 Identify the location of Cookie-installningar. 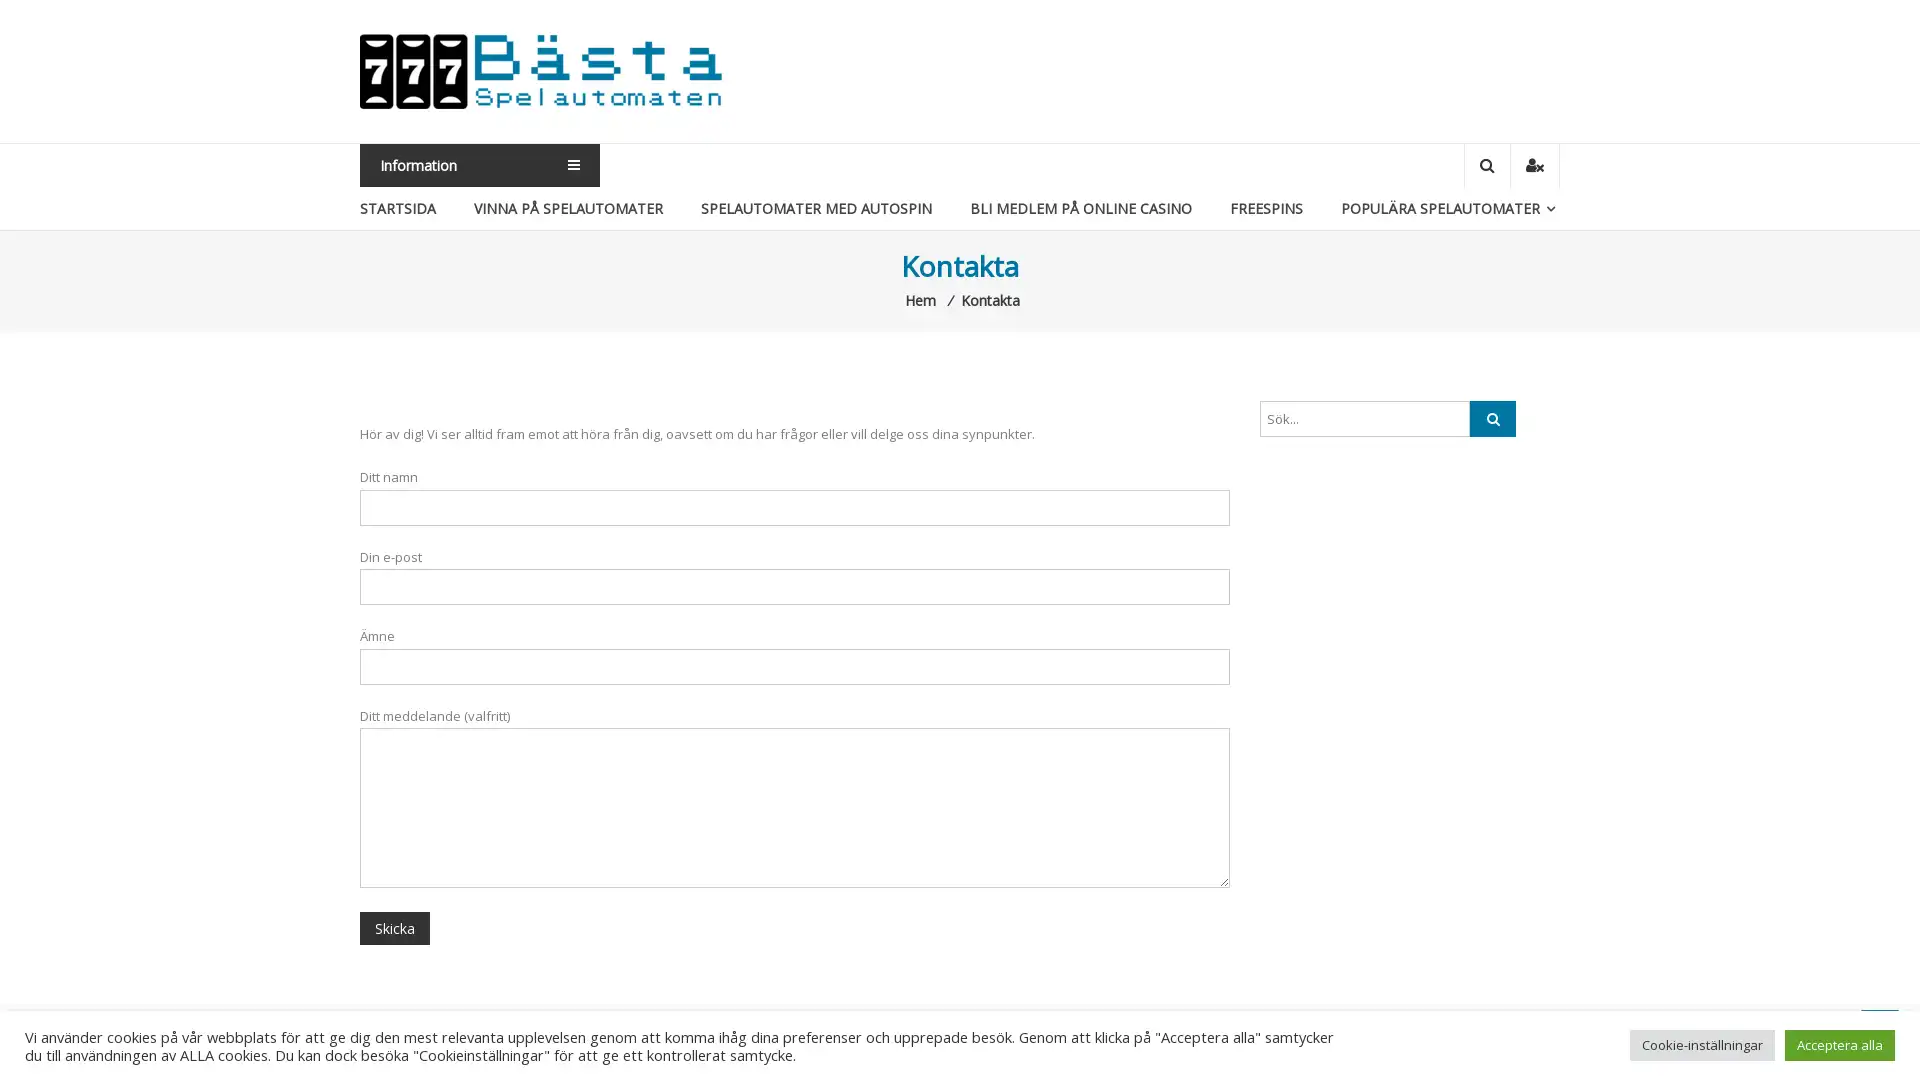
(1701, 1044).